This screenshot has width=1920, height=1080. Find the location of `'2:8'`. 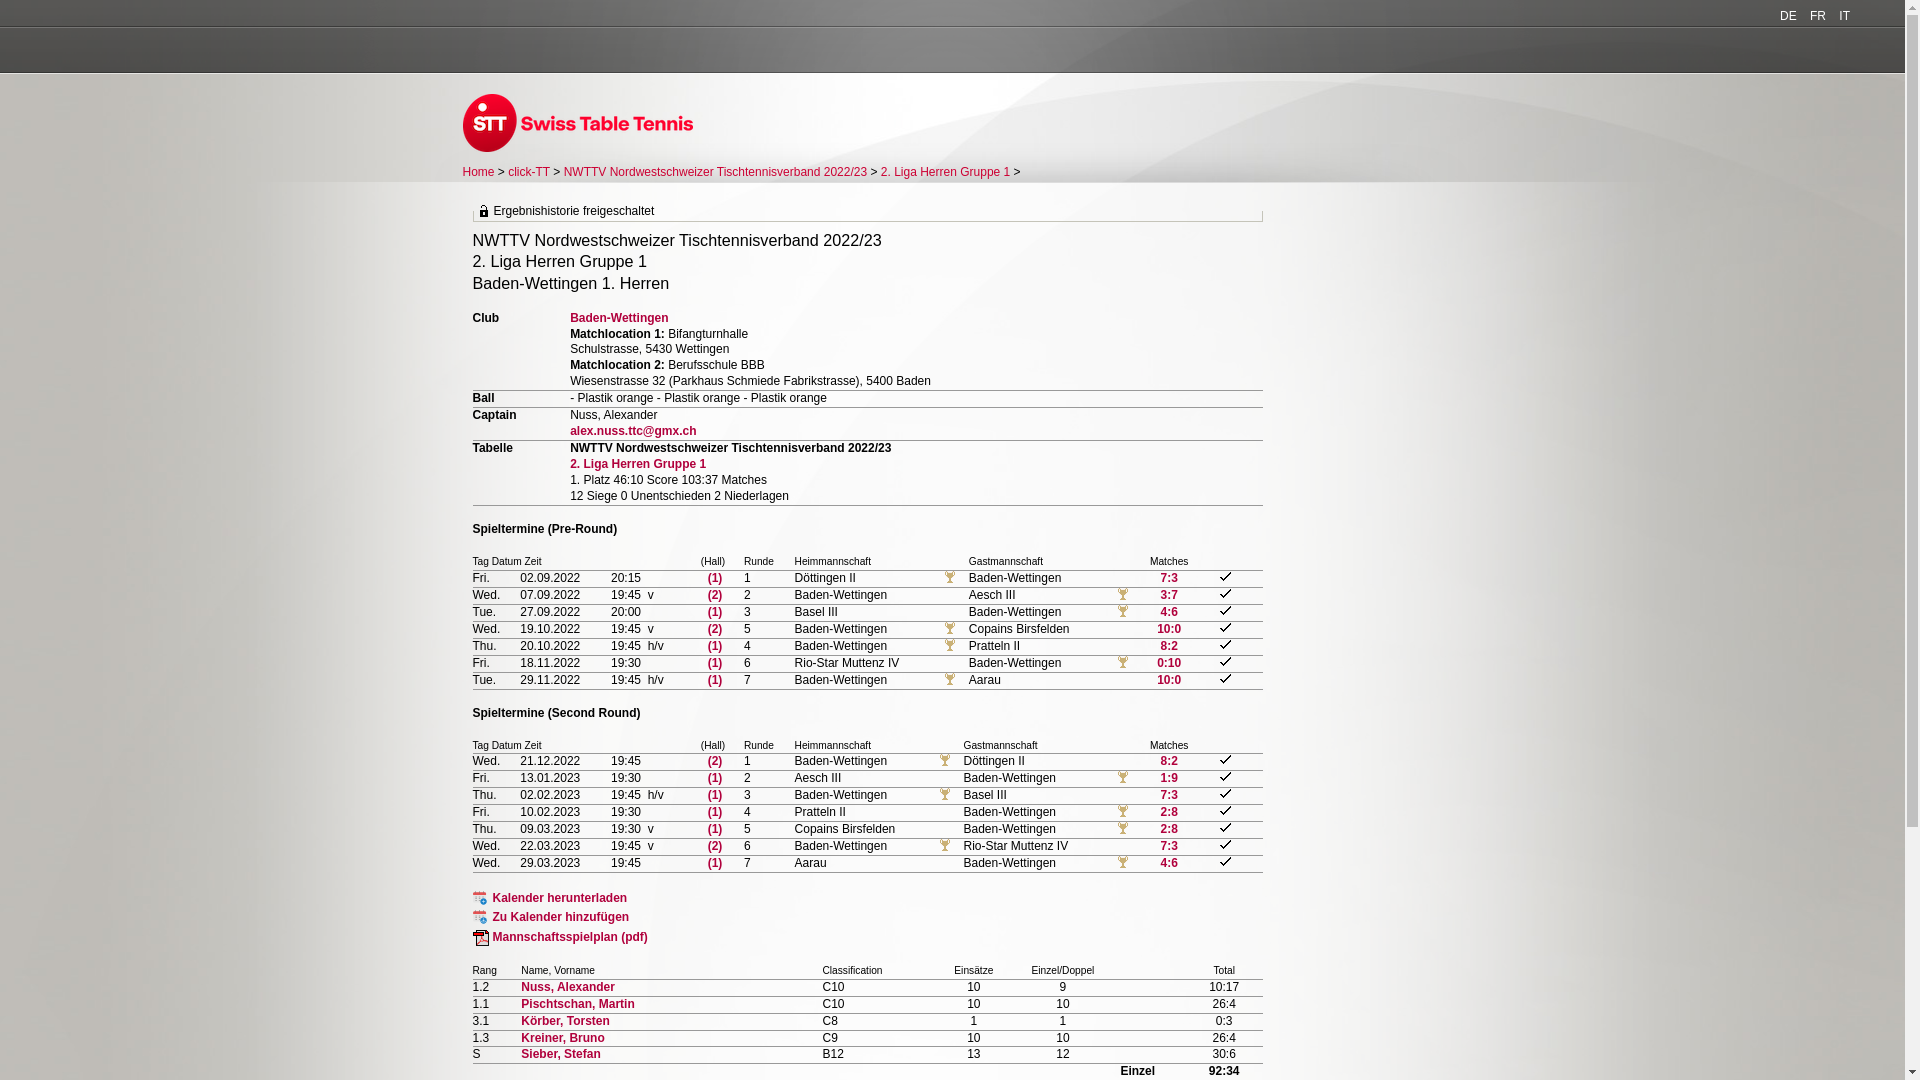

'2:8' is located at coordinates (1169, 829).